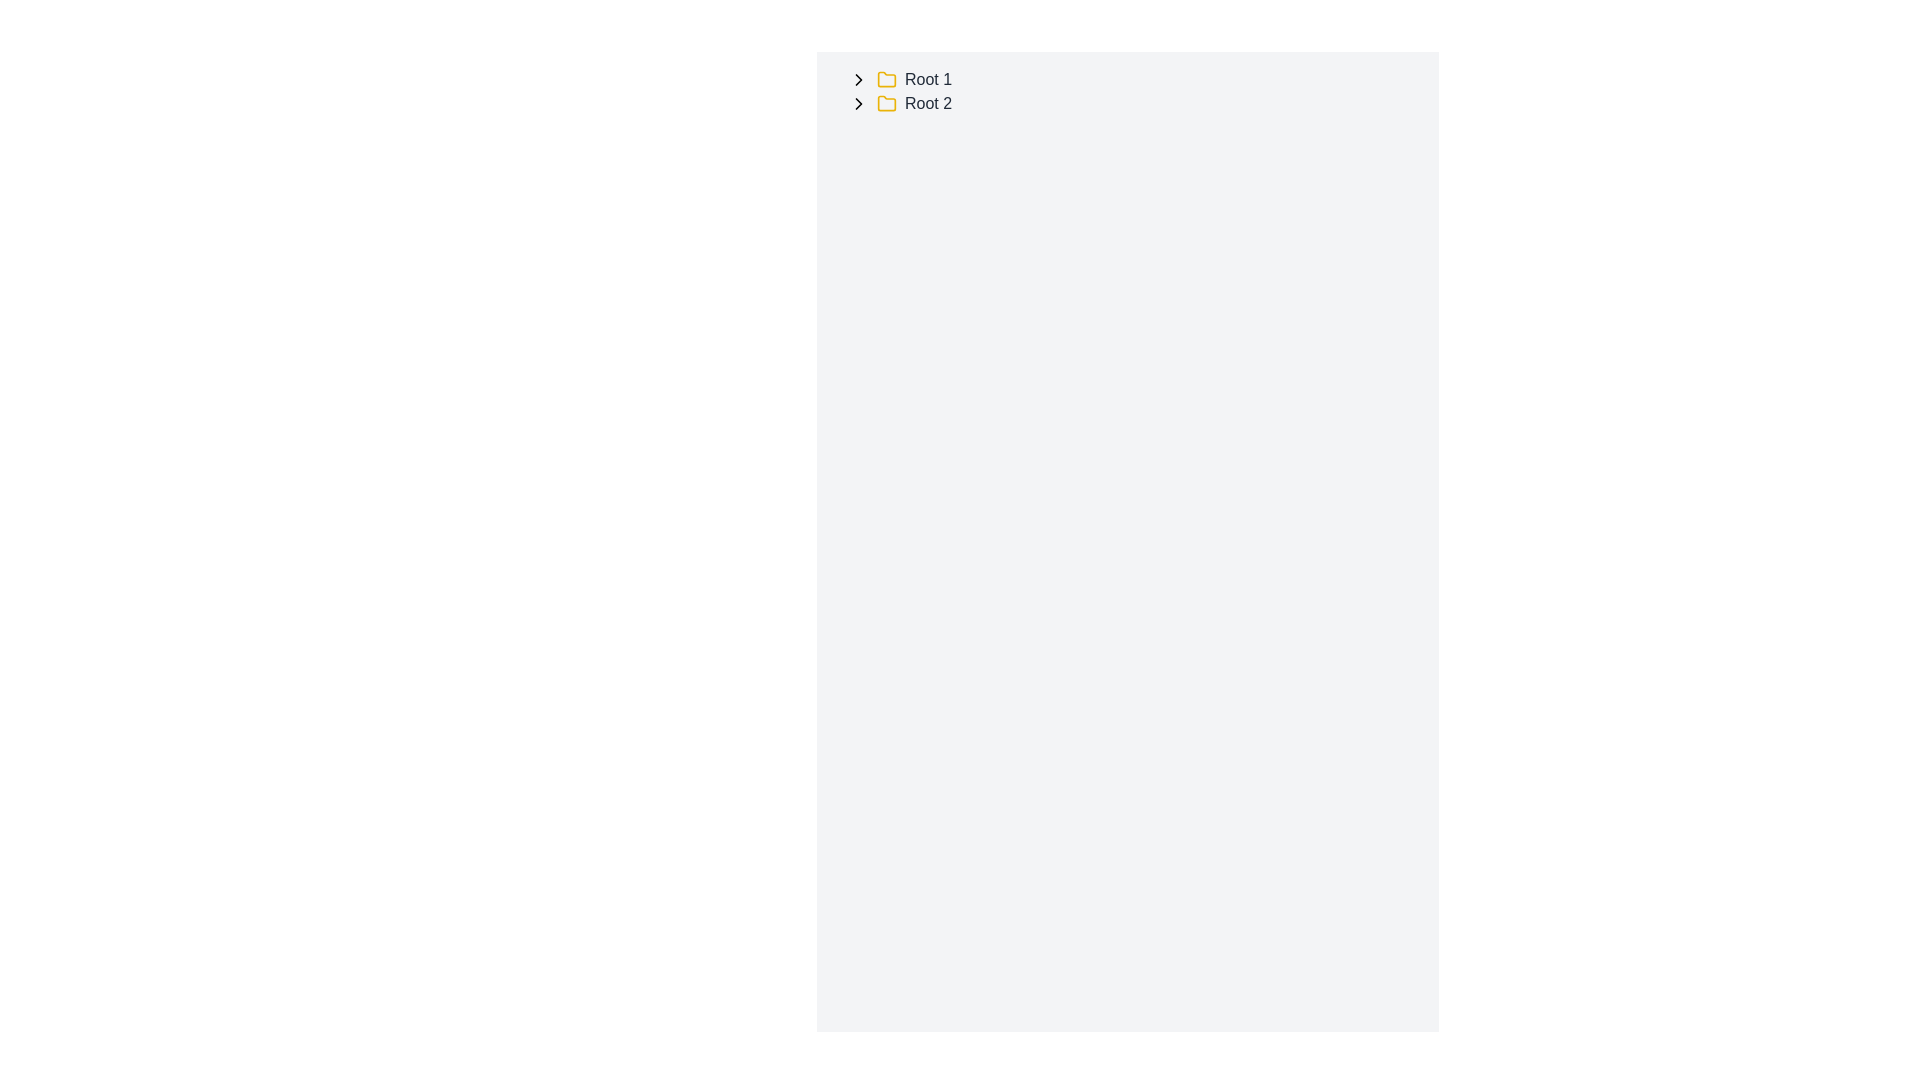 Image resolution: width=1920 pixels, height=1080 pixels. I want to click on the folder icon representing a directory under 'Root 2', so click(886, 103).